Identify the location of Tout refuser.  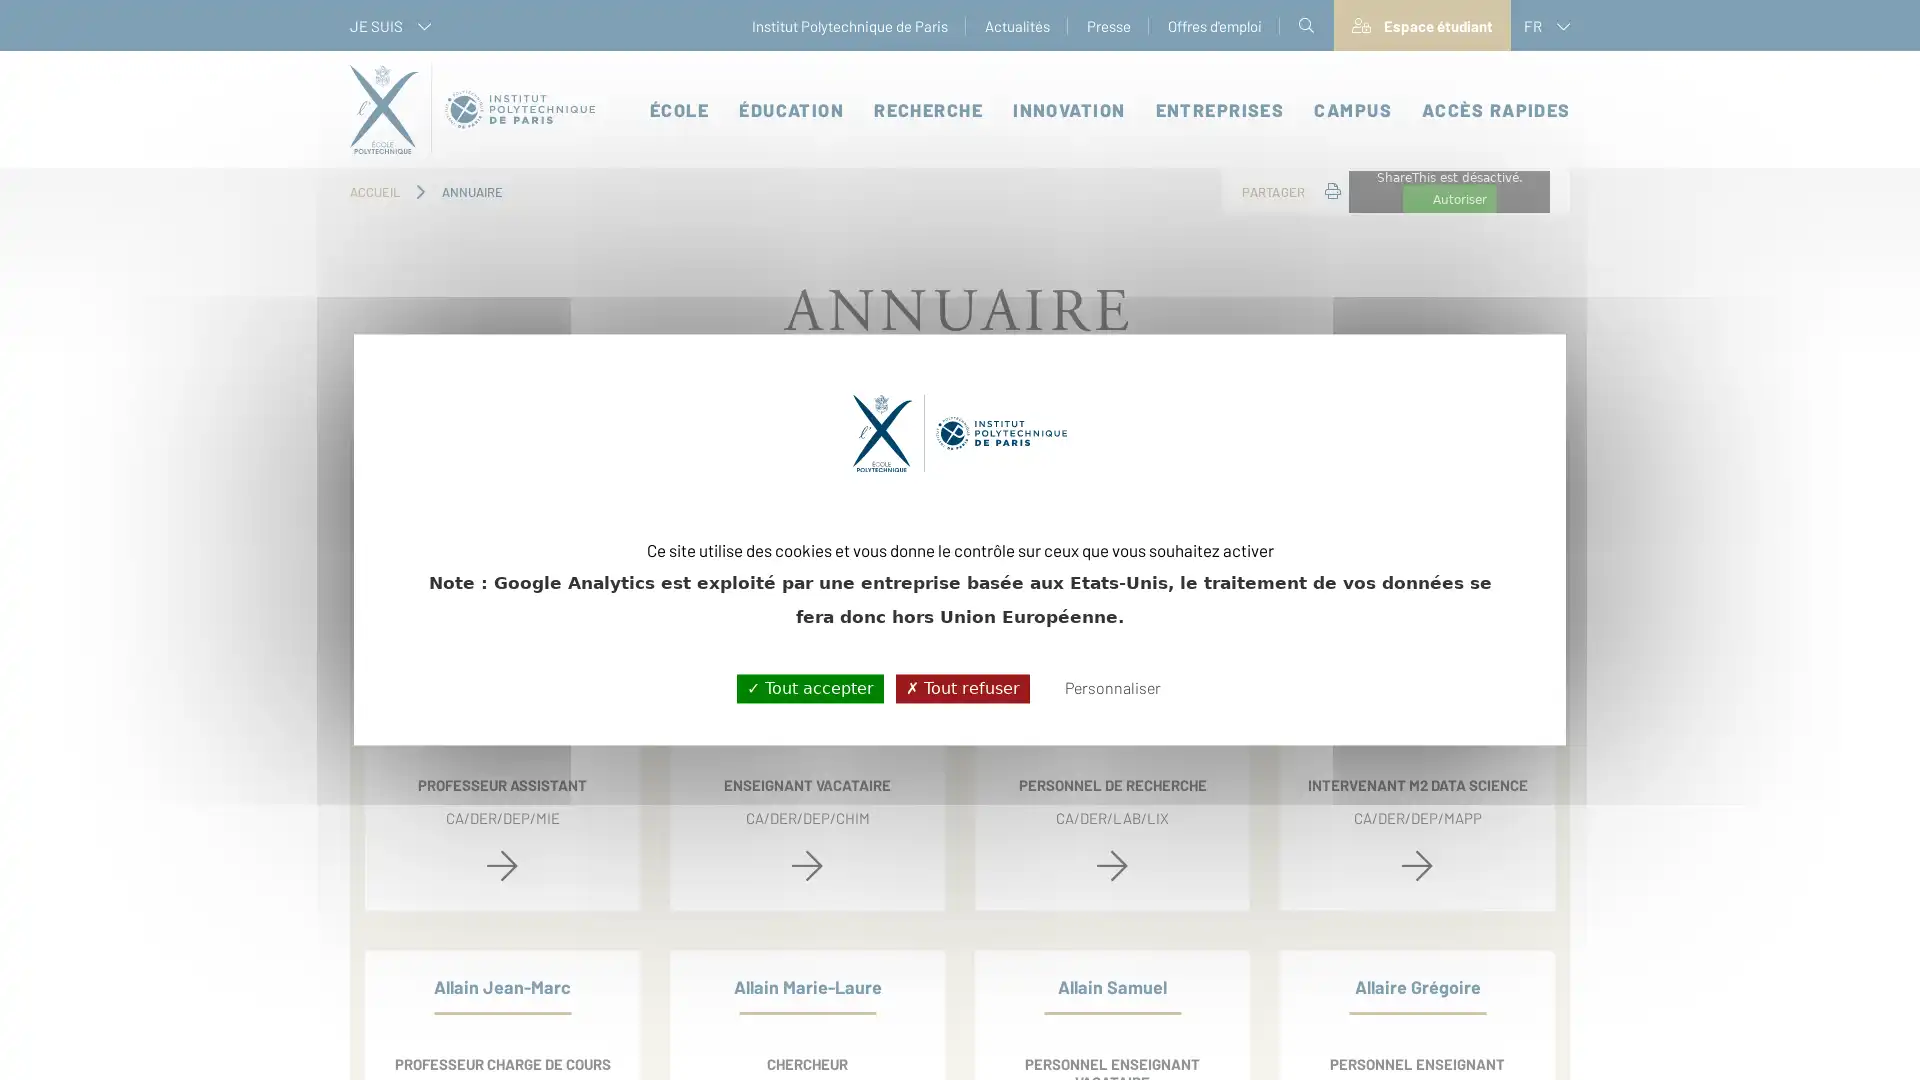
(961, 687).